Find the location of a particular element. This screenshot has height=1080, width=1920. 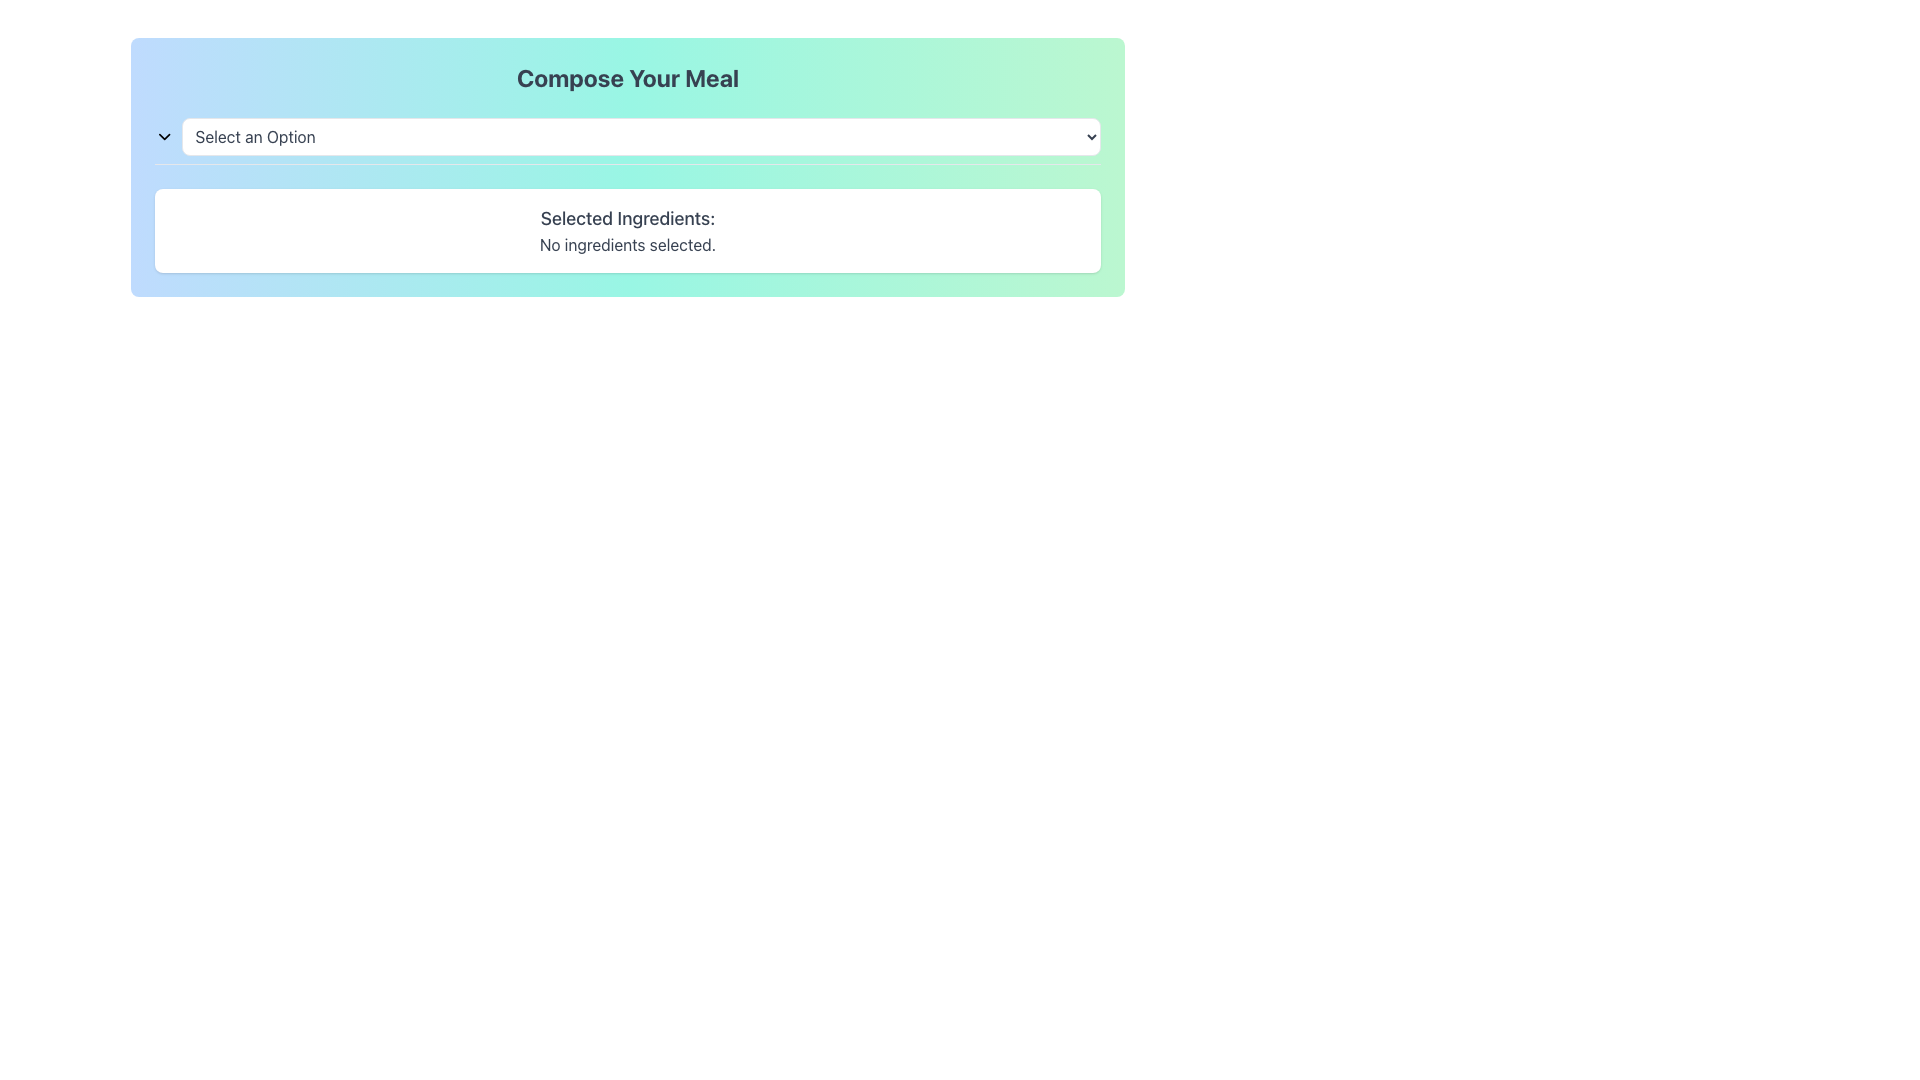

the dropdown menu located under the title 'Compose Your Meal' is located at coordinates (627, 136).